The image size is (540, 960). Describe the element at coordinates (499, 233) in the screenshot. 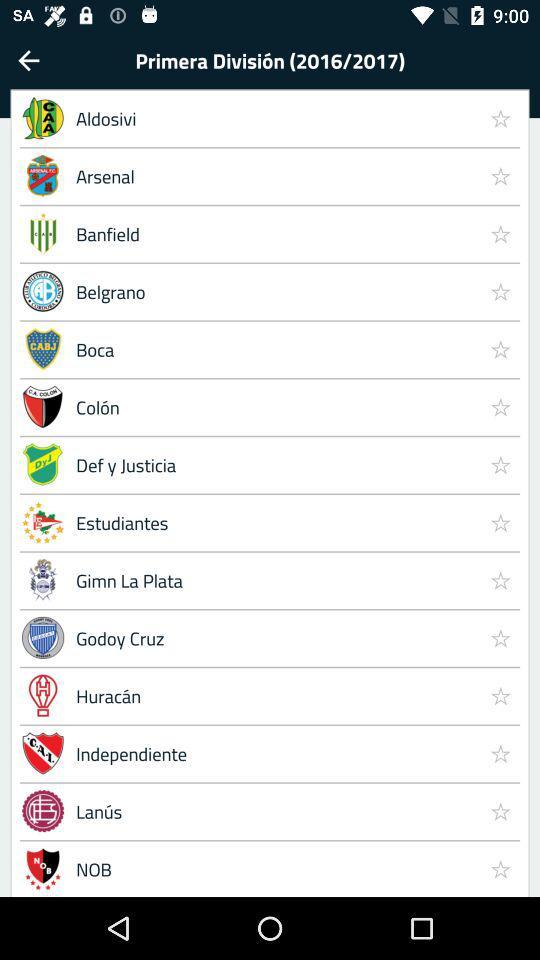

I see `item to the right of the arsenal` at that location.